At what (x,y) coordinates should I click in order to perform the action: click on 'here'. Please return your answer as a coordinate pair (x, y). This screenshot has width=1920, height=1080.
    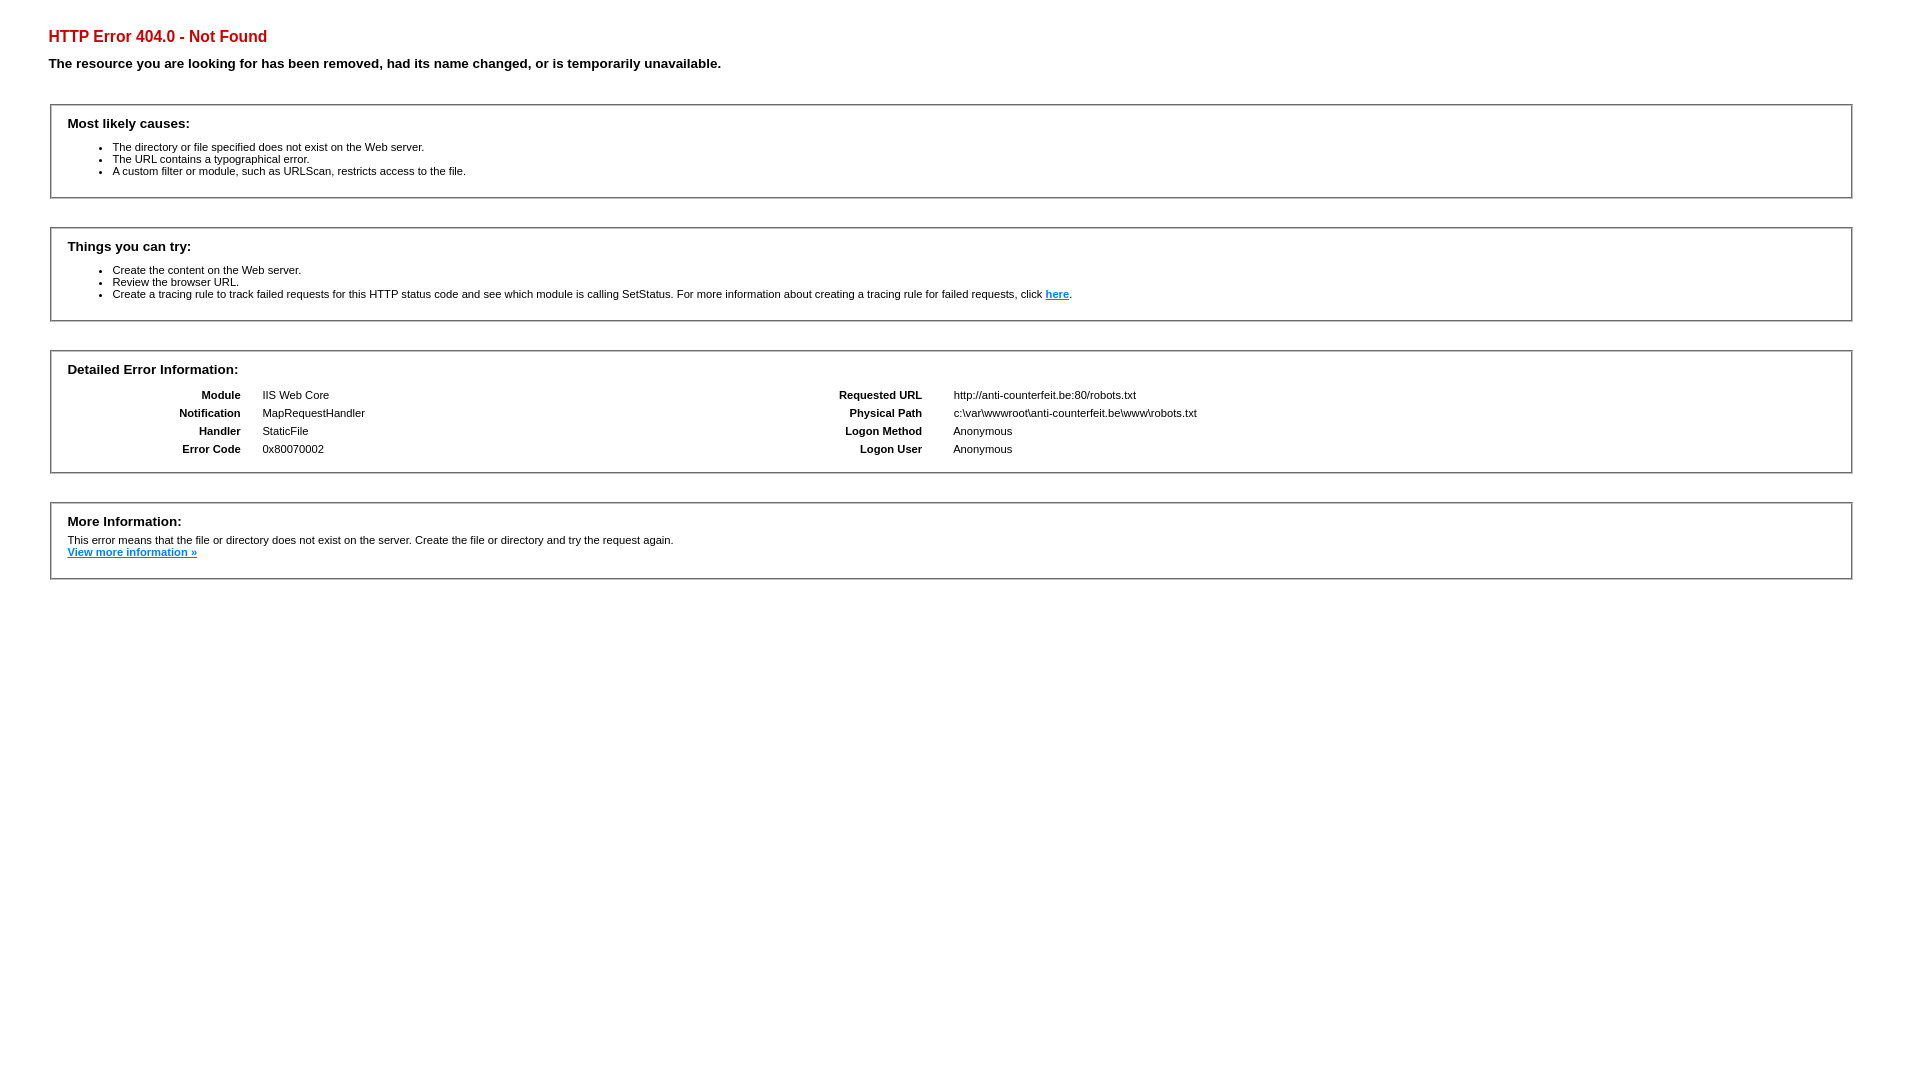
    Looking at the image, I should click on (1056, 293).